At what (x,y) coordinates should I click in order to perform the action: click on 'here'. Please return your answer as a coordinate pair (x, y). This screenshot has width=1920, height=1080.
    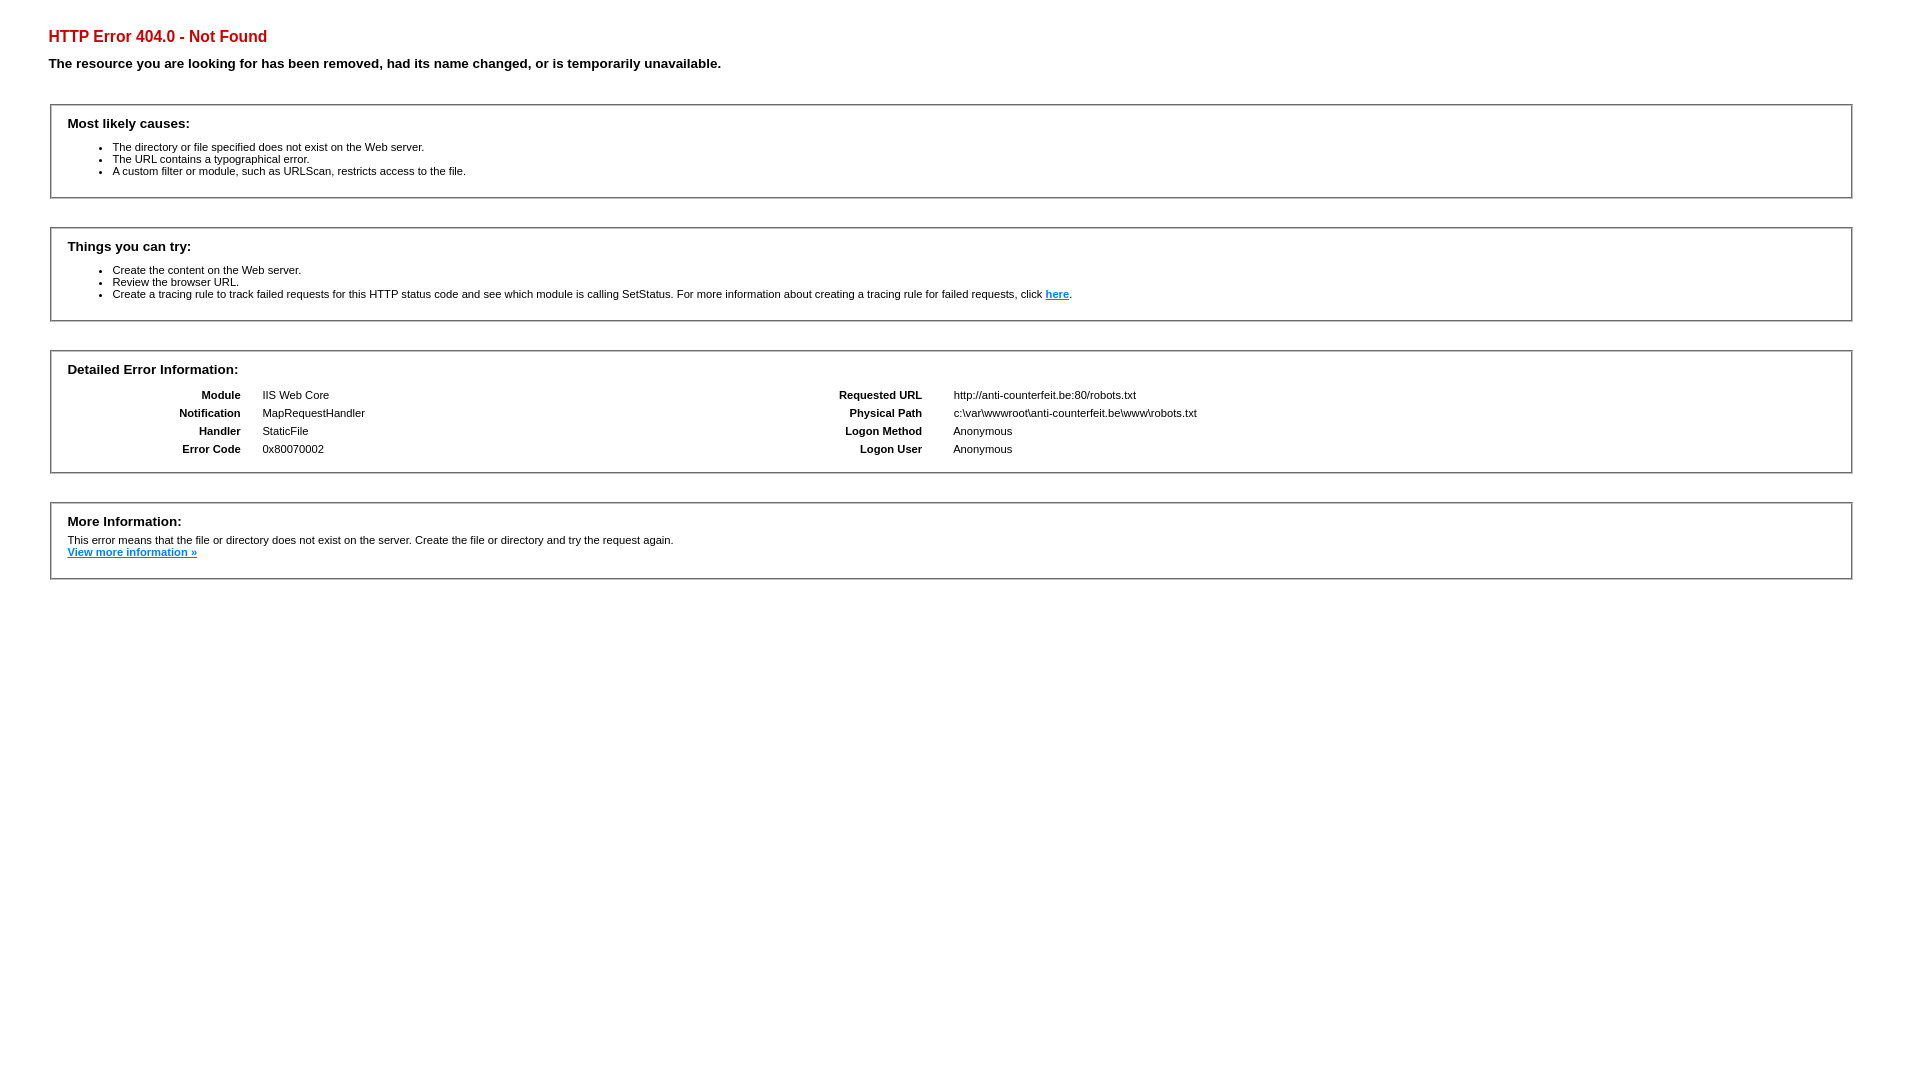
    Looking at the image, I should click on (1056, 293).